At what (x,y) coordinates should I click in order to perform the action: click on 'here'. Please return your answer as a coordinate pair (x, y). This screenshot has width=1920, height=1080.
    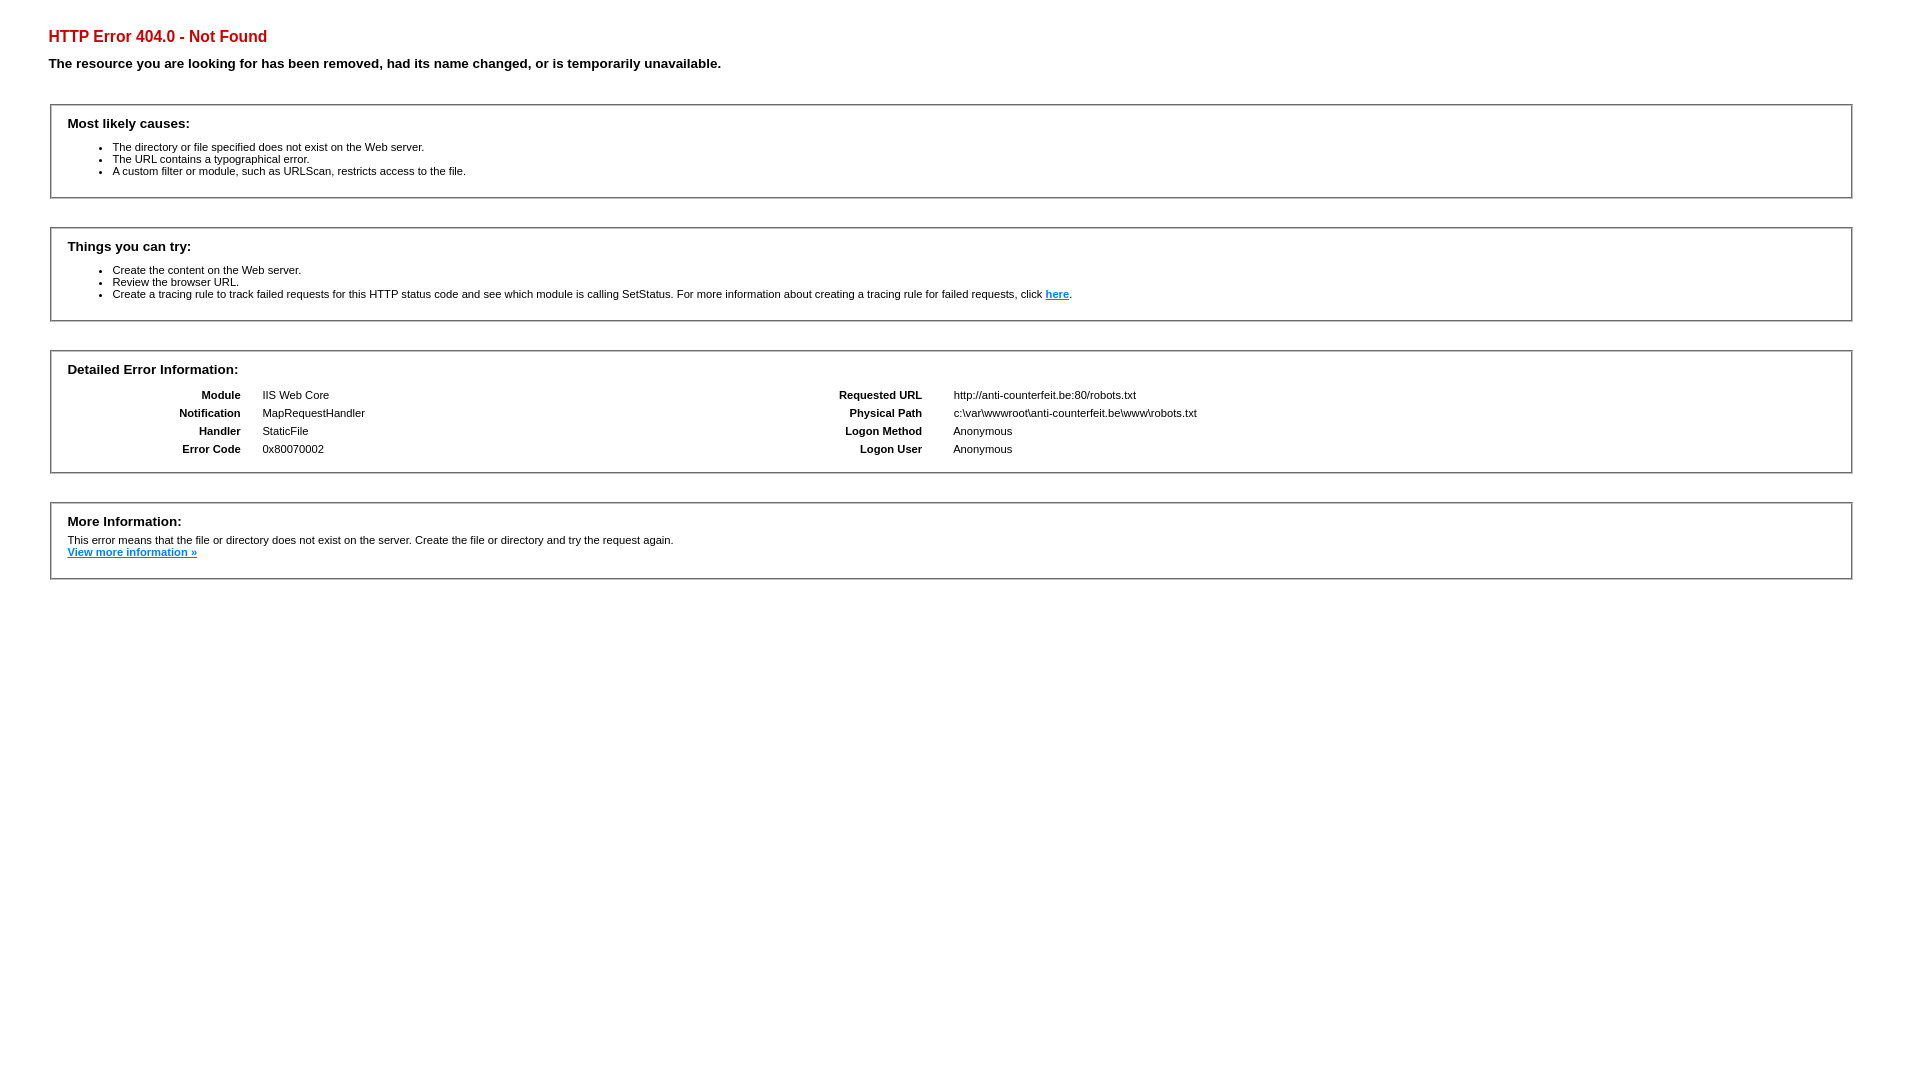
    Looking at the image, I should click on (1056, 293).